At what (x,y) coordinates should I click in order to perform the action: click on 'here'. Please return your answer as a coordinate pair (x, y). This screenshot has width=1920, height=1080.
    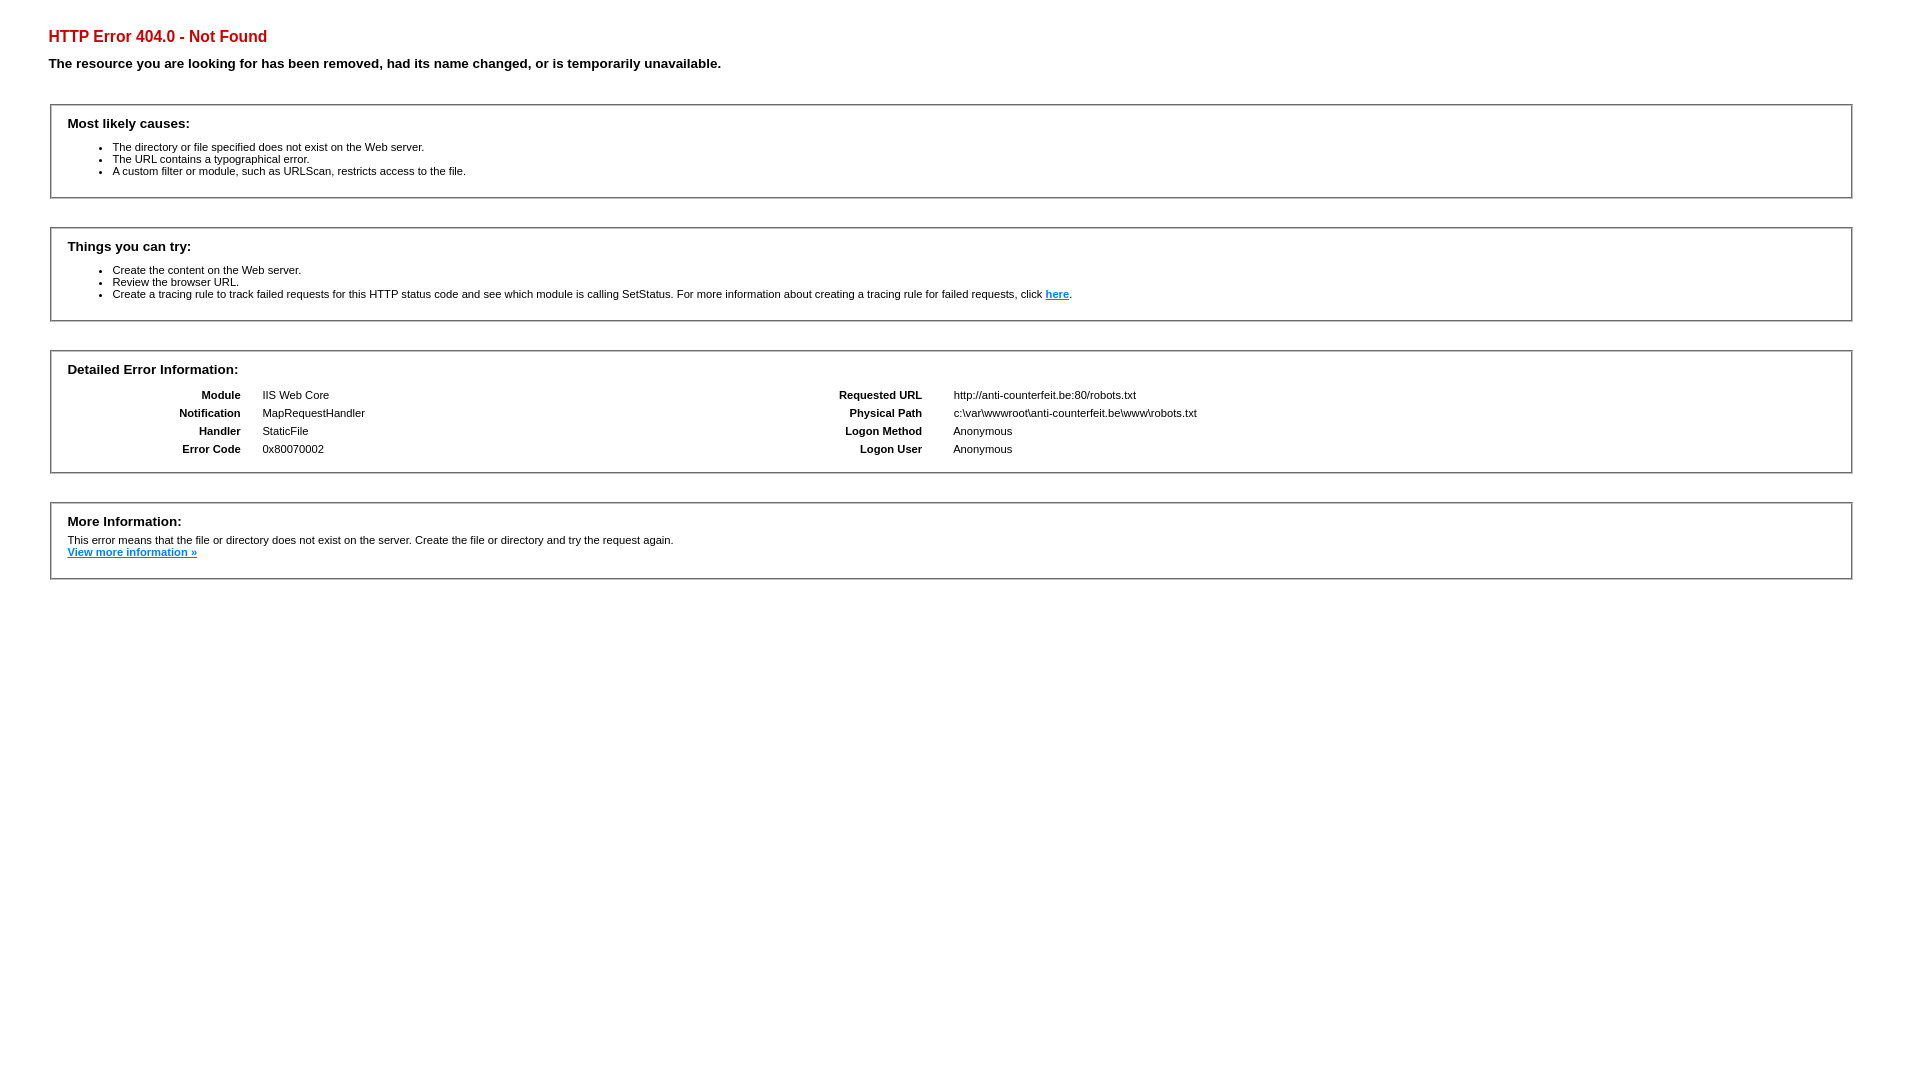
    Looking at the image, I should click on (1056, 293).